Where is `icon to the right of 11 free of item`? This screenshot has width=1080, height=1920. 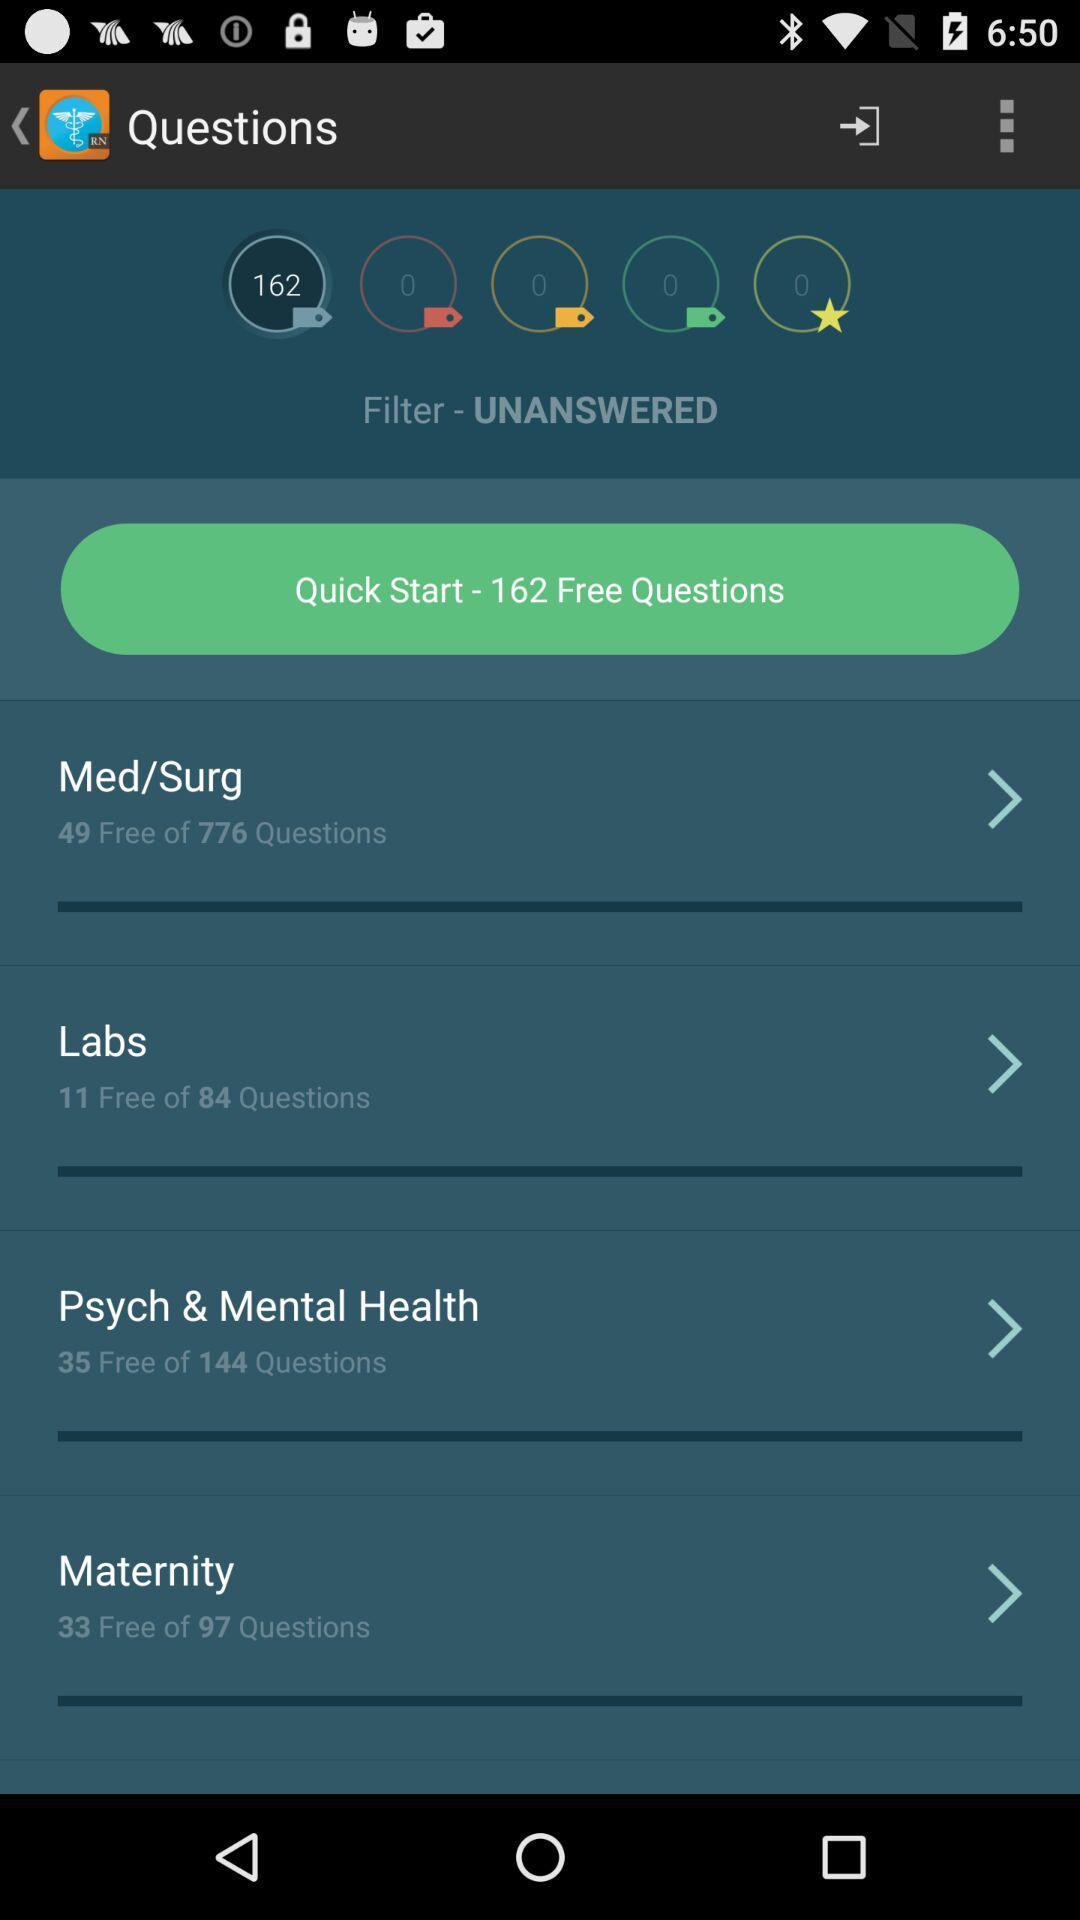
icon to the right of 11 free of item is located at coordinates (1005, 1062).